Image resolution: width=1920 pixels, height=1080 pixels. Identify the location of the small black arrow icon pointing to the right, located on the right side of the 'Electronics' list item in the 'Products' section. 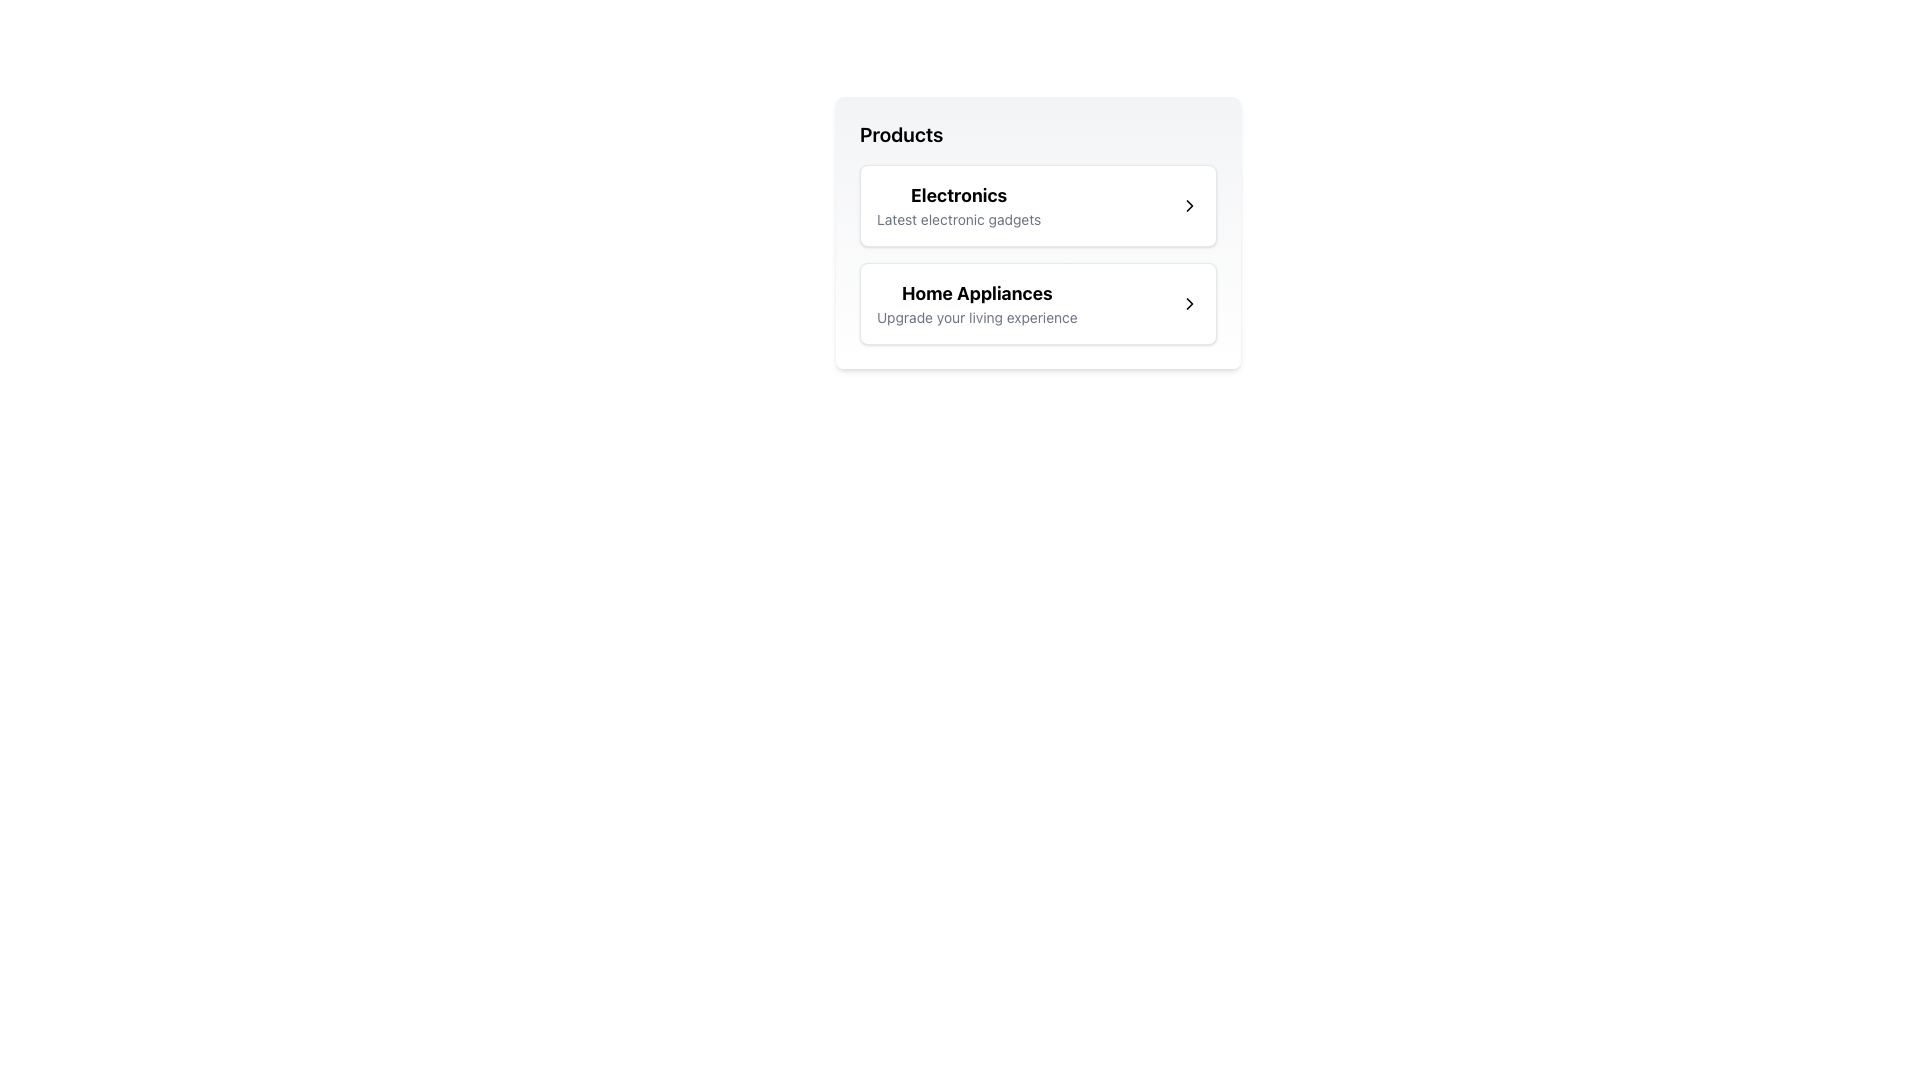
(1190, 205).